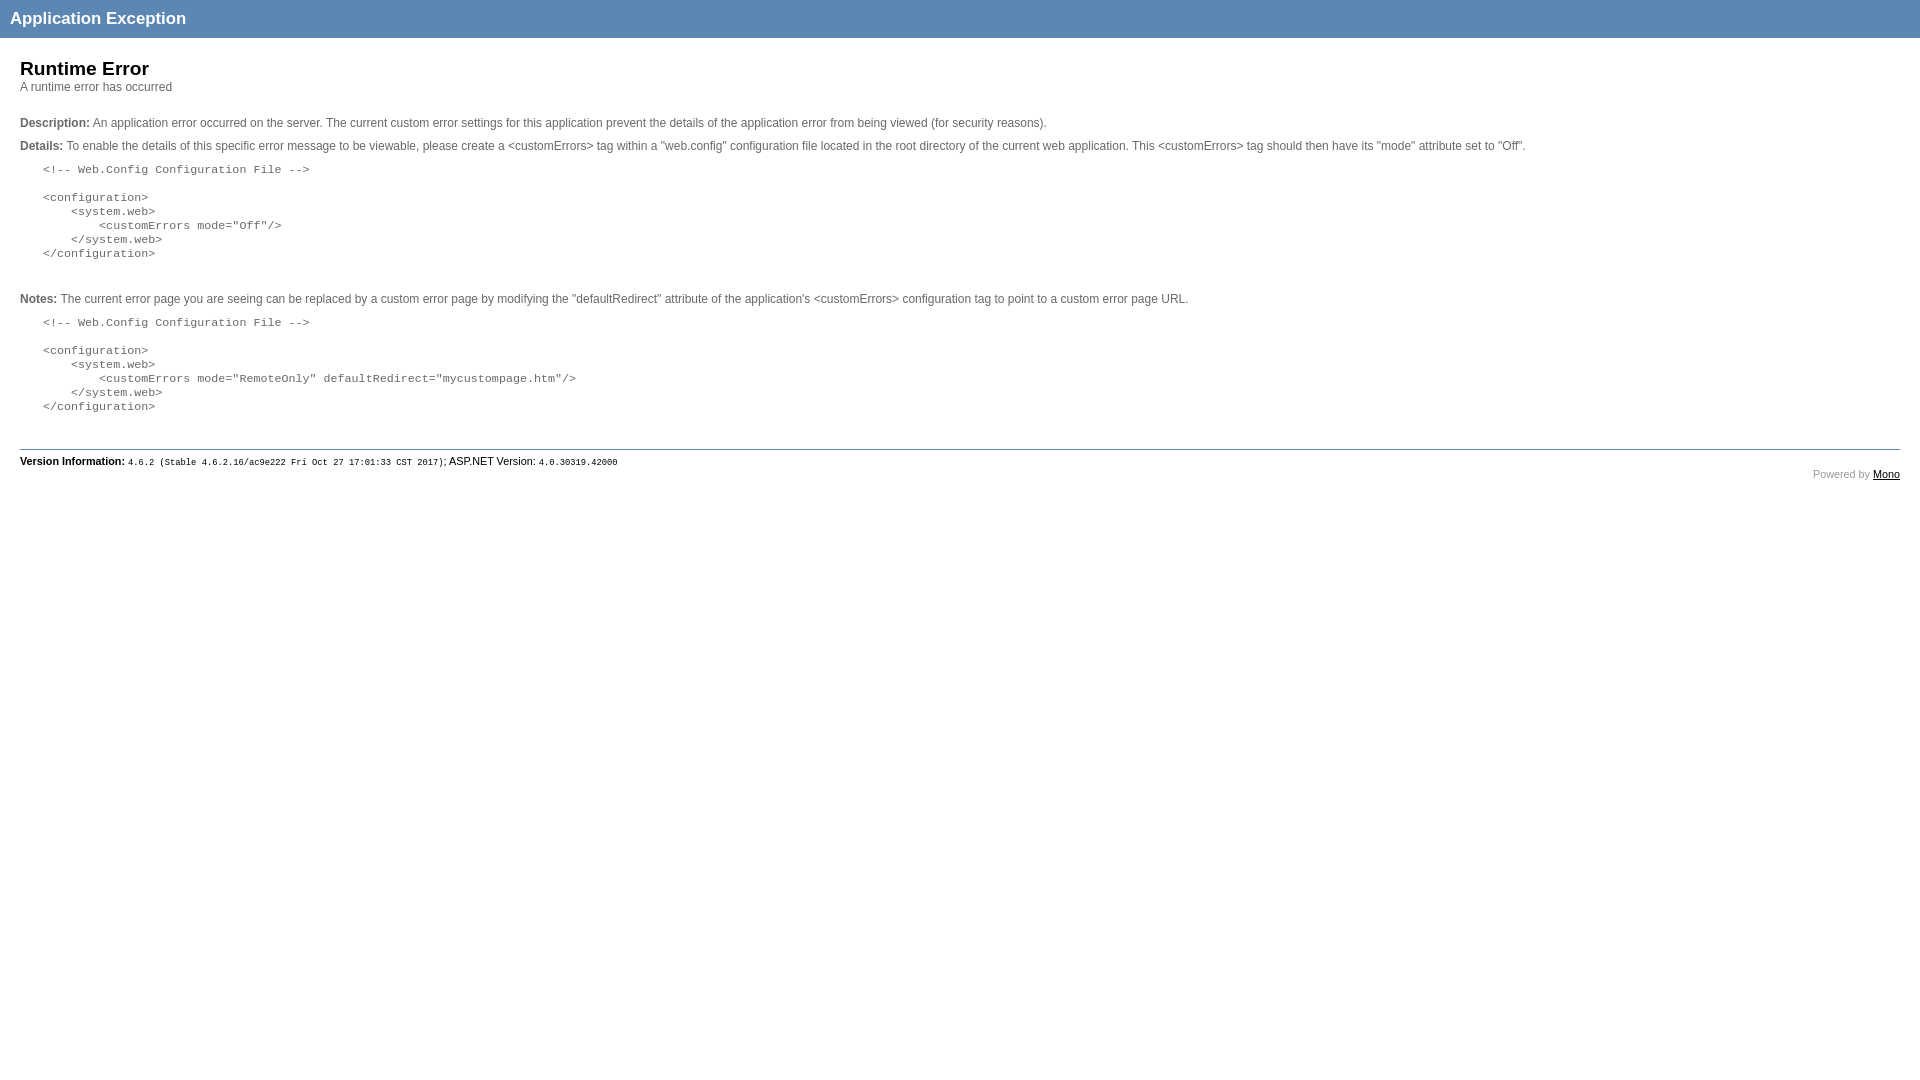  I want to click on 'Mono', so click(1871, 474).